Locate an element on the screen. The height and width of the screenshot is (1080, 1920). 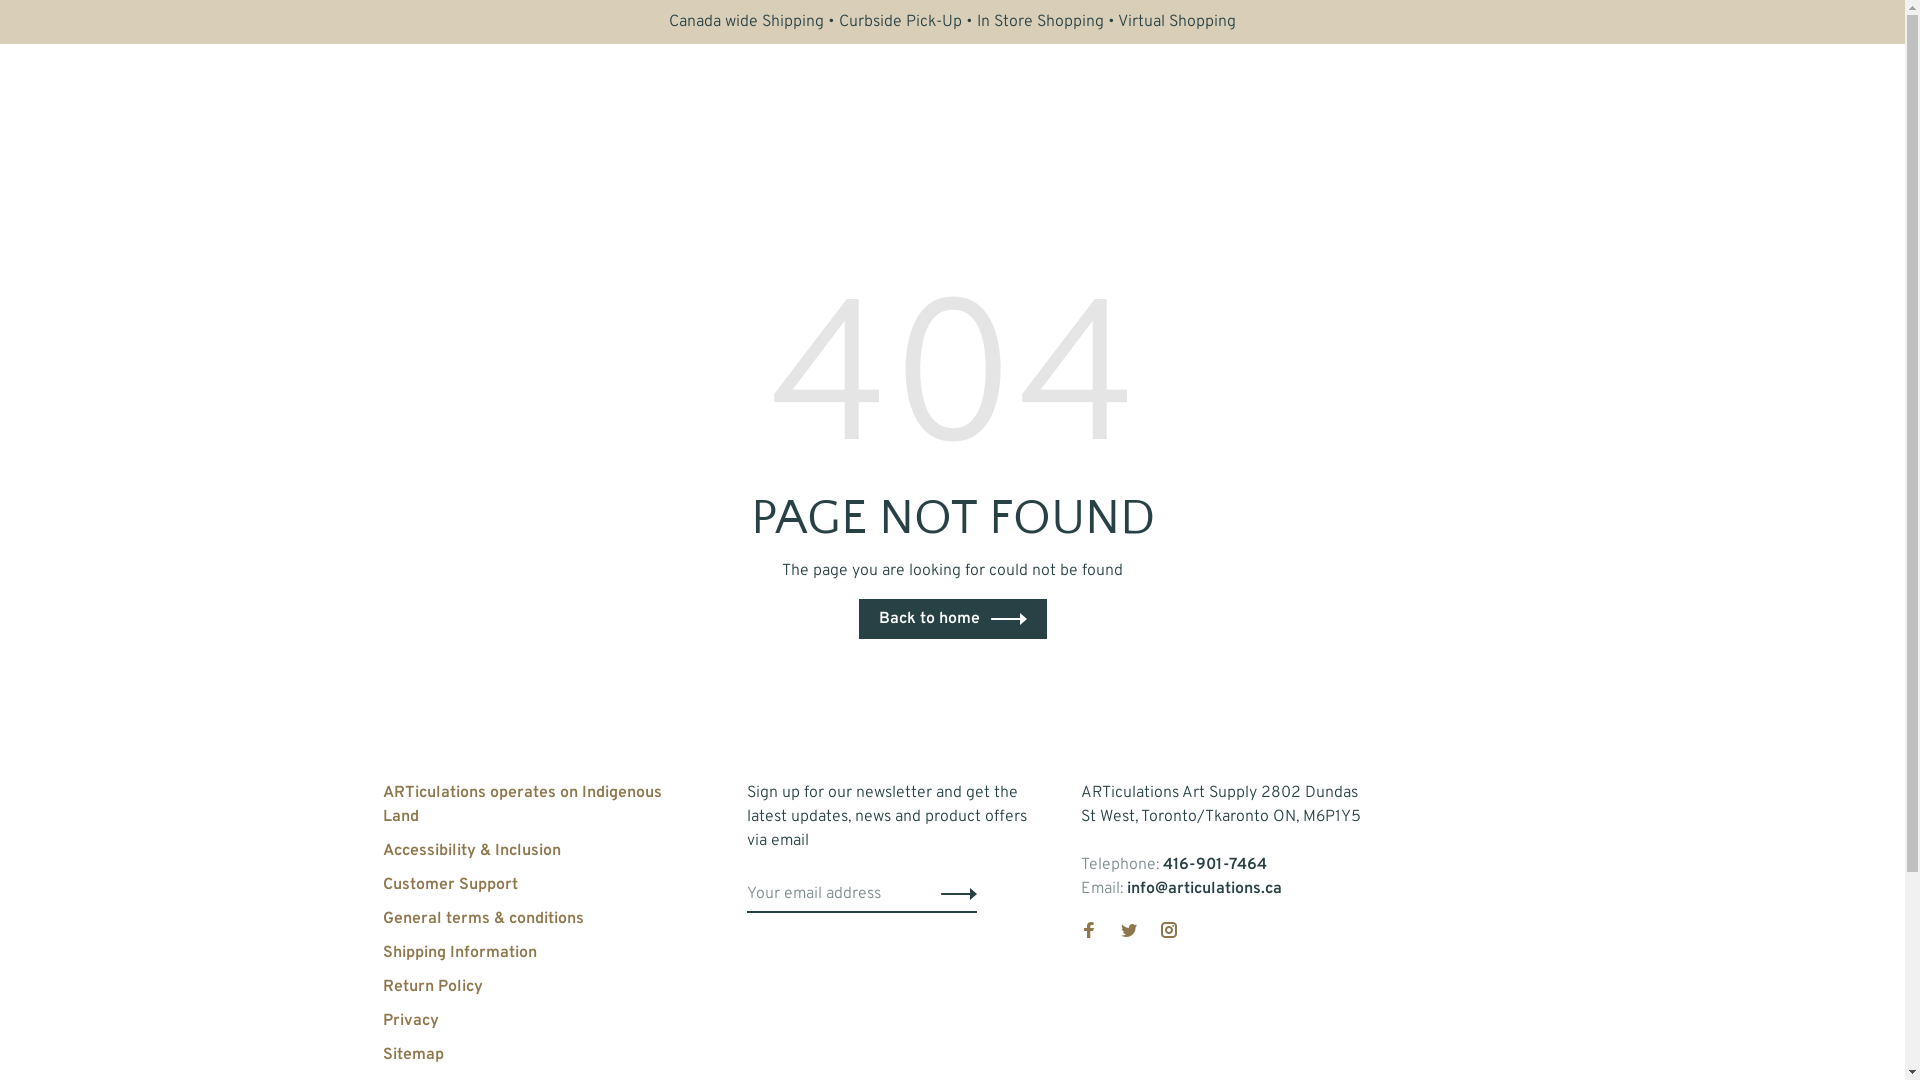
'Email: info@articulations.ca' is located at coordinates (1079, 887).